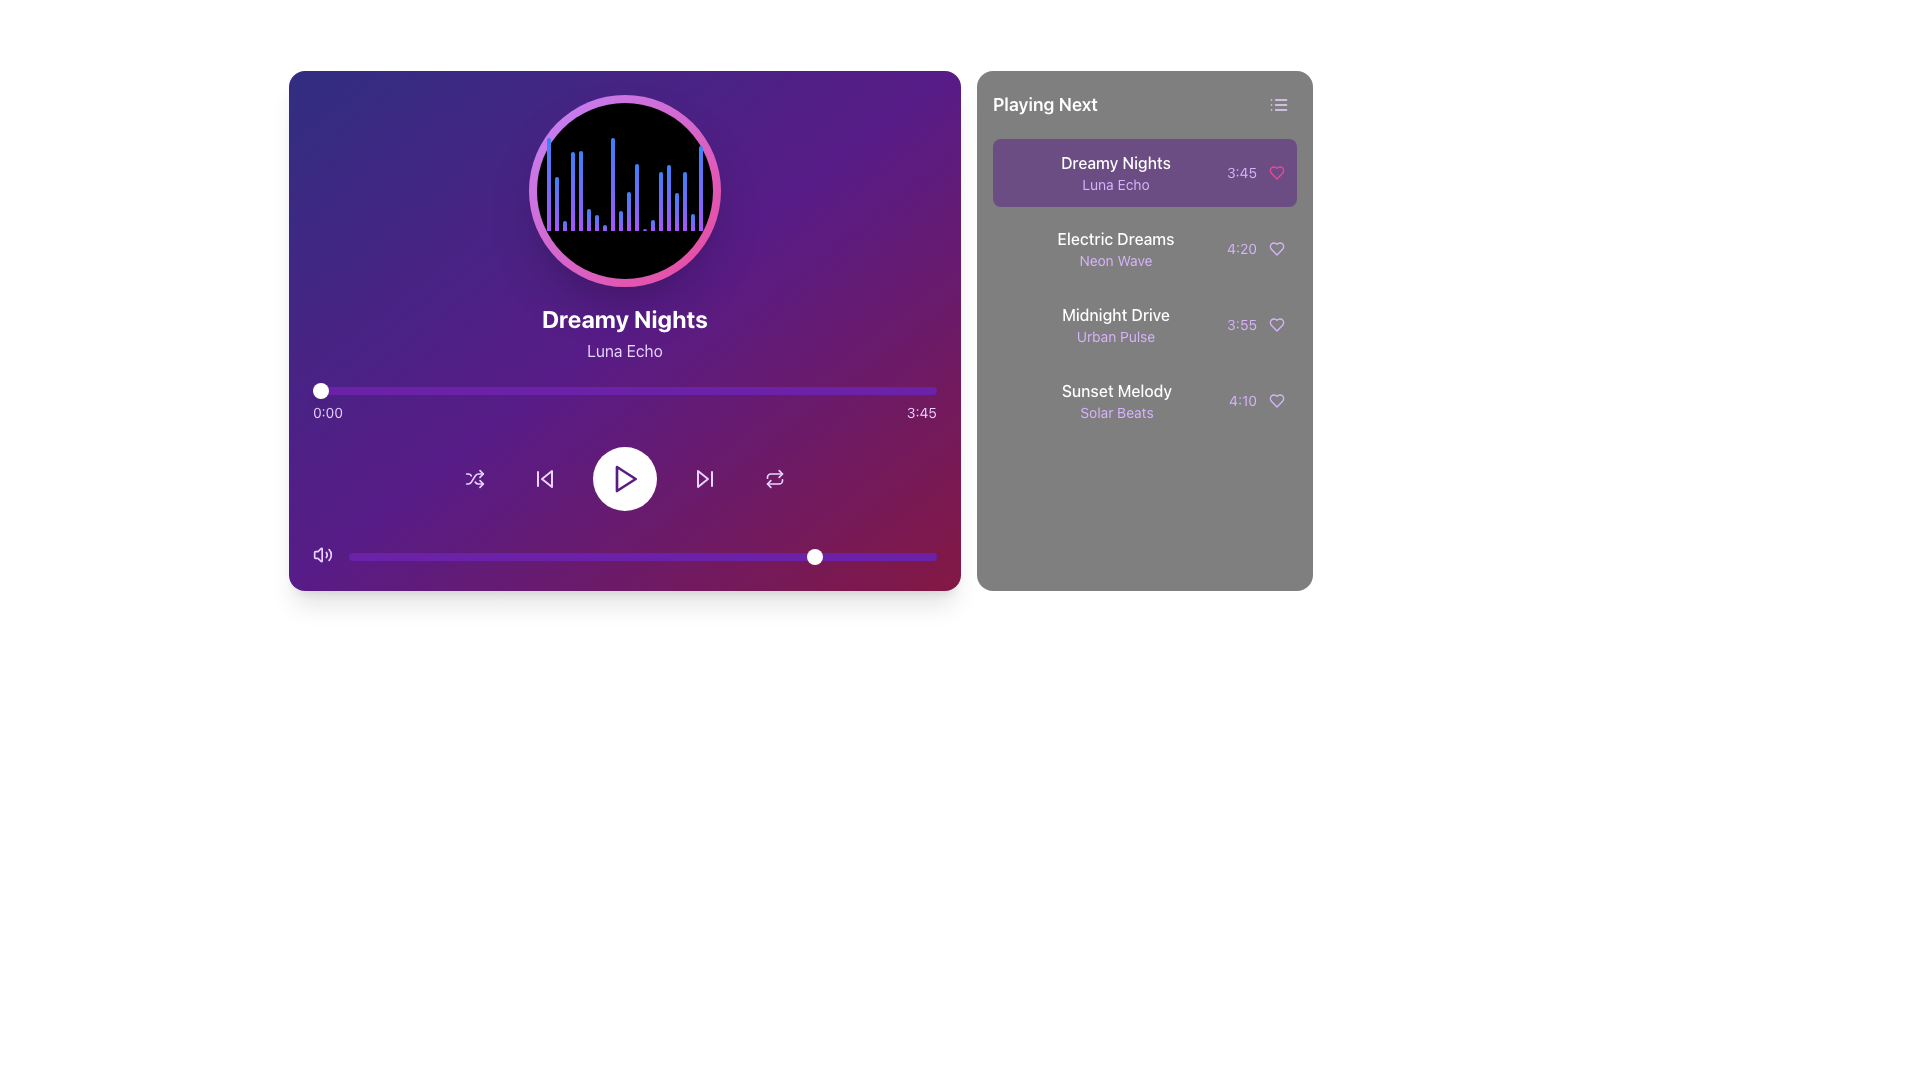 Image resolution: width=1920 pixels, height=1080 pixels. What do you see at coordinates (623, 227) in the screenshot?
I see `the Dynamic visualizer element, which features a circular, gradient-enclosed black area with vertical pulsating bars resembling sound waves, located above the text 'Dreamy Nights' and 'Luna Echo'` at bounding box center [623, 227].